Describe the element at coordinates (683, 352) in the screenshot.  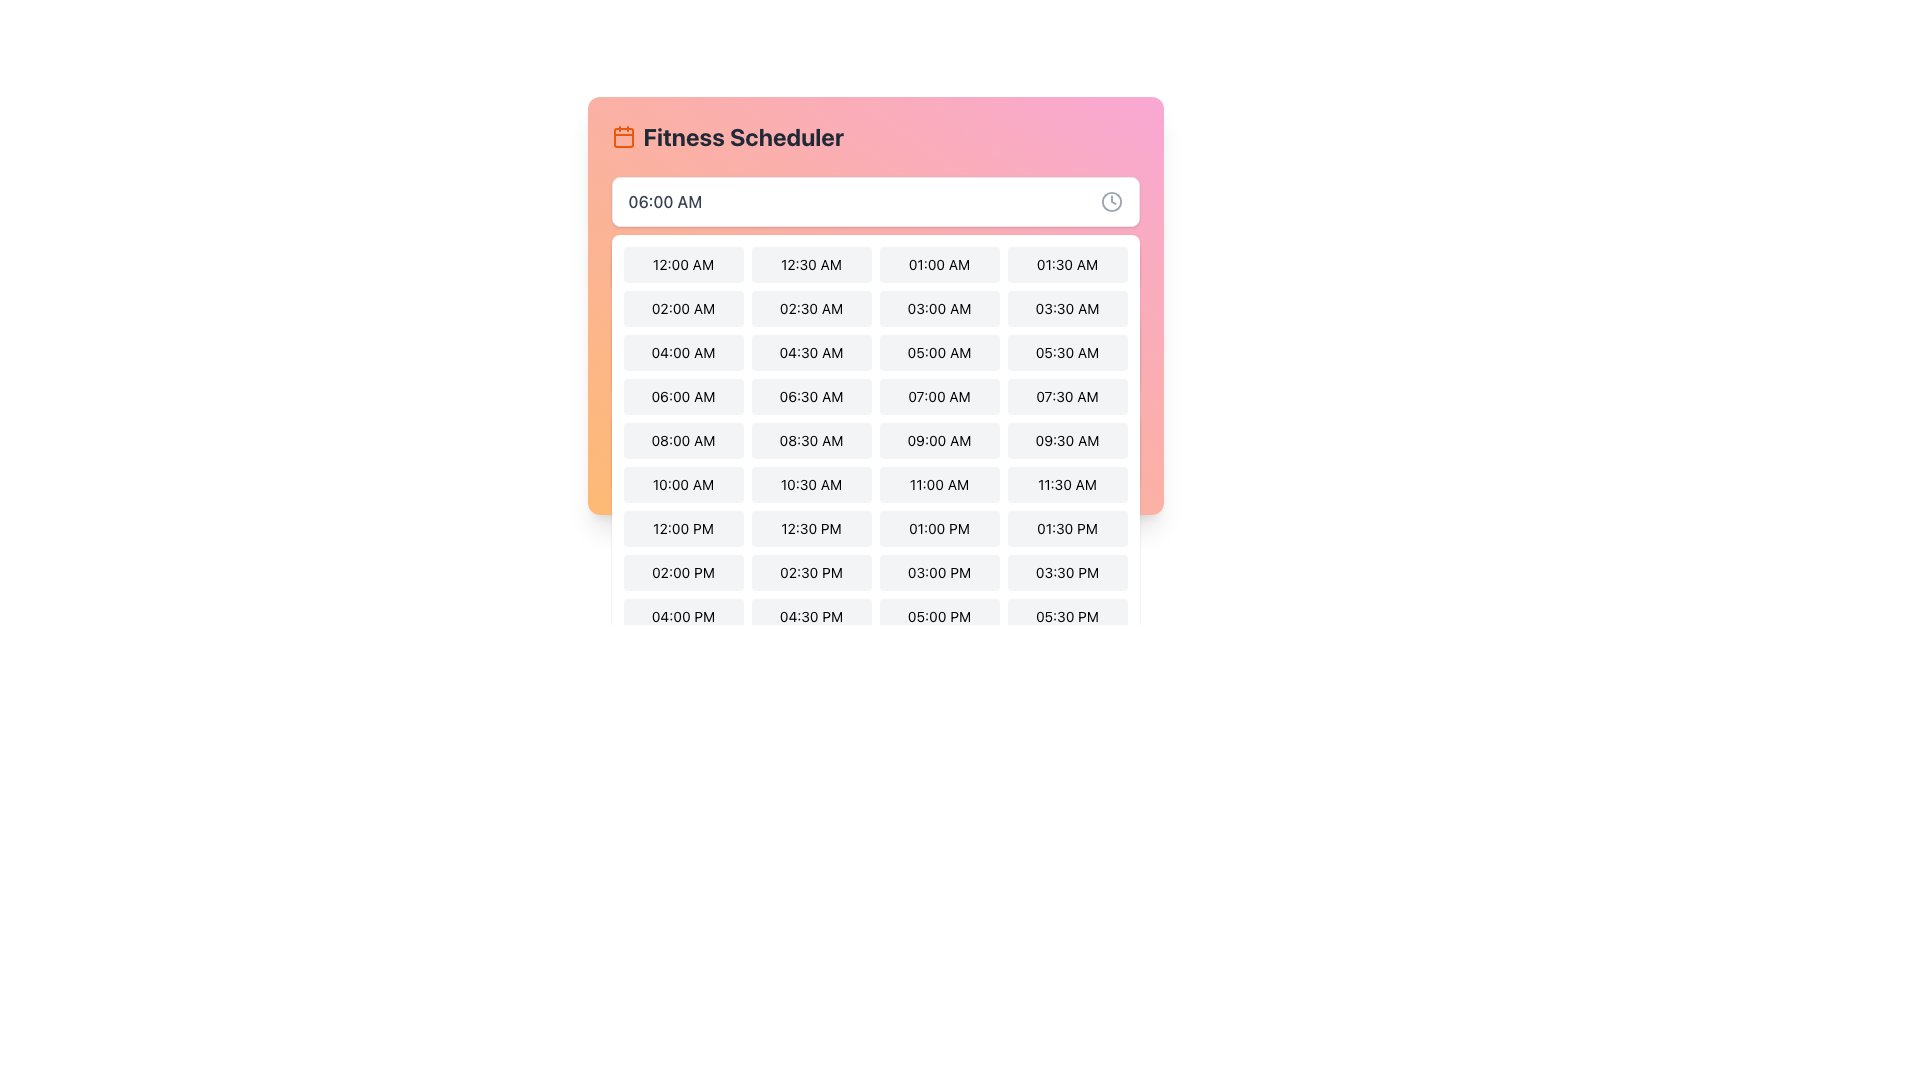
I see `the selectable time slot button located in the first column of the third row in the scheduling interface` at that location.